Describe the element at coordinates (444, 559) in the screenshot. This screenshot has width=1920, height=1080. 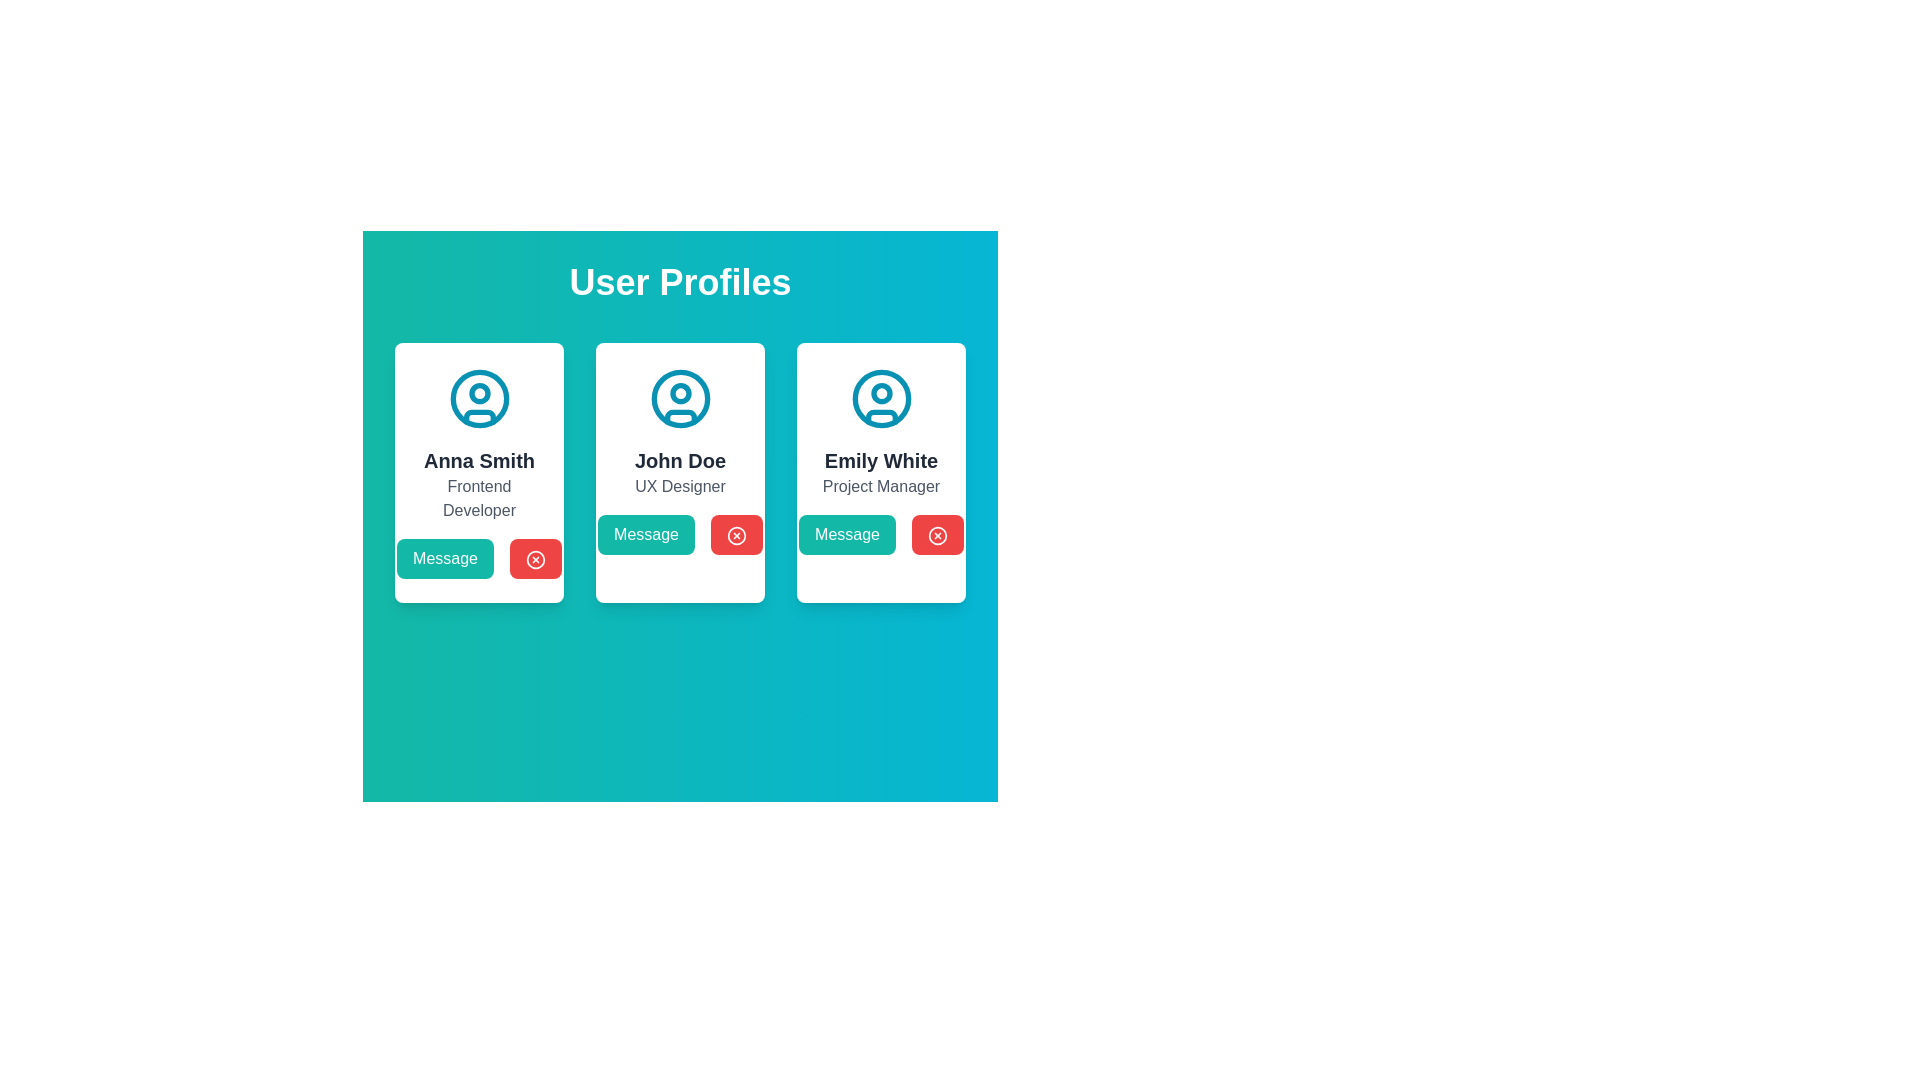
I see `the messaging button located directly below the user's name and role within the profile card to initiate a message interaction` at that location.